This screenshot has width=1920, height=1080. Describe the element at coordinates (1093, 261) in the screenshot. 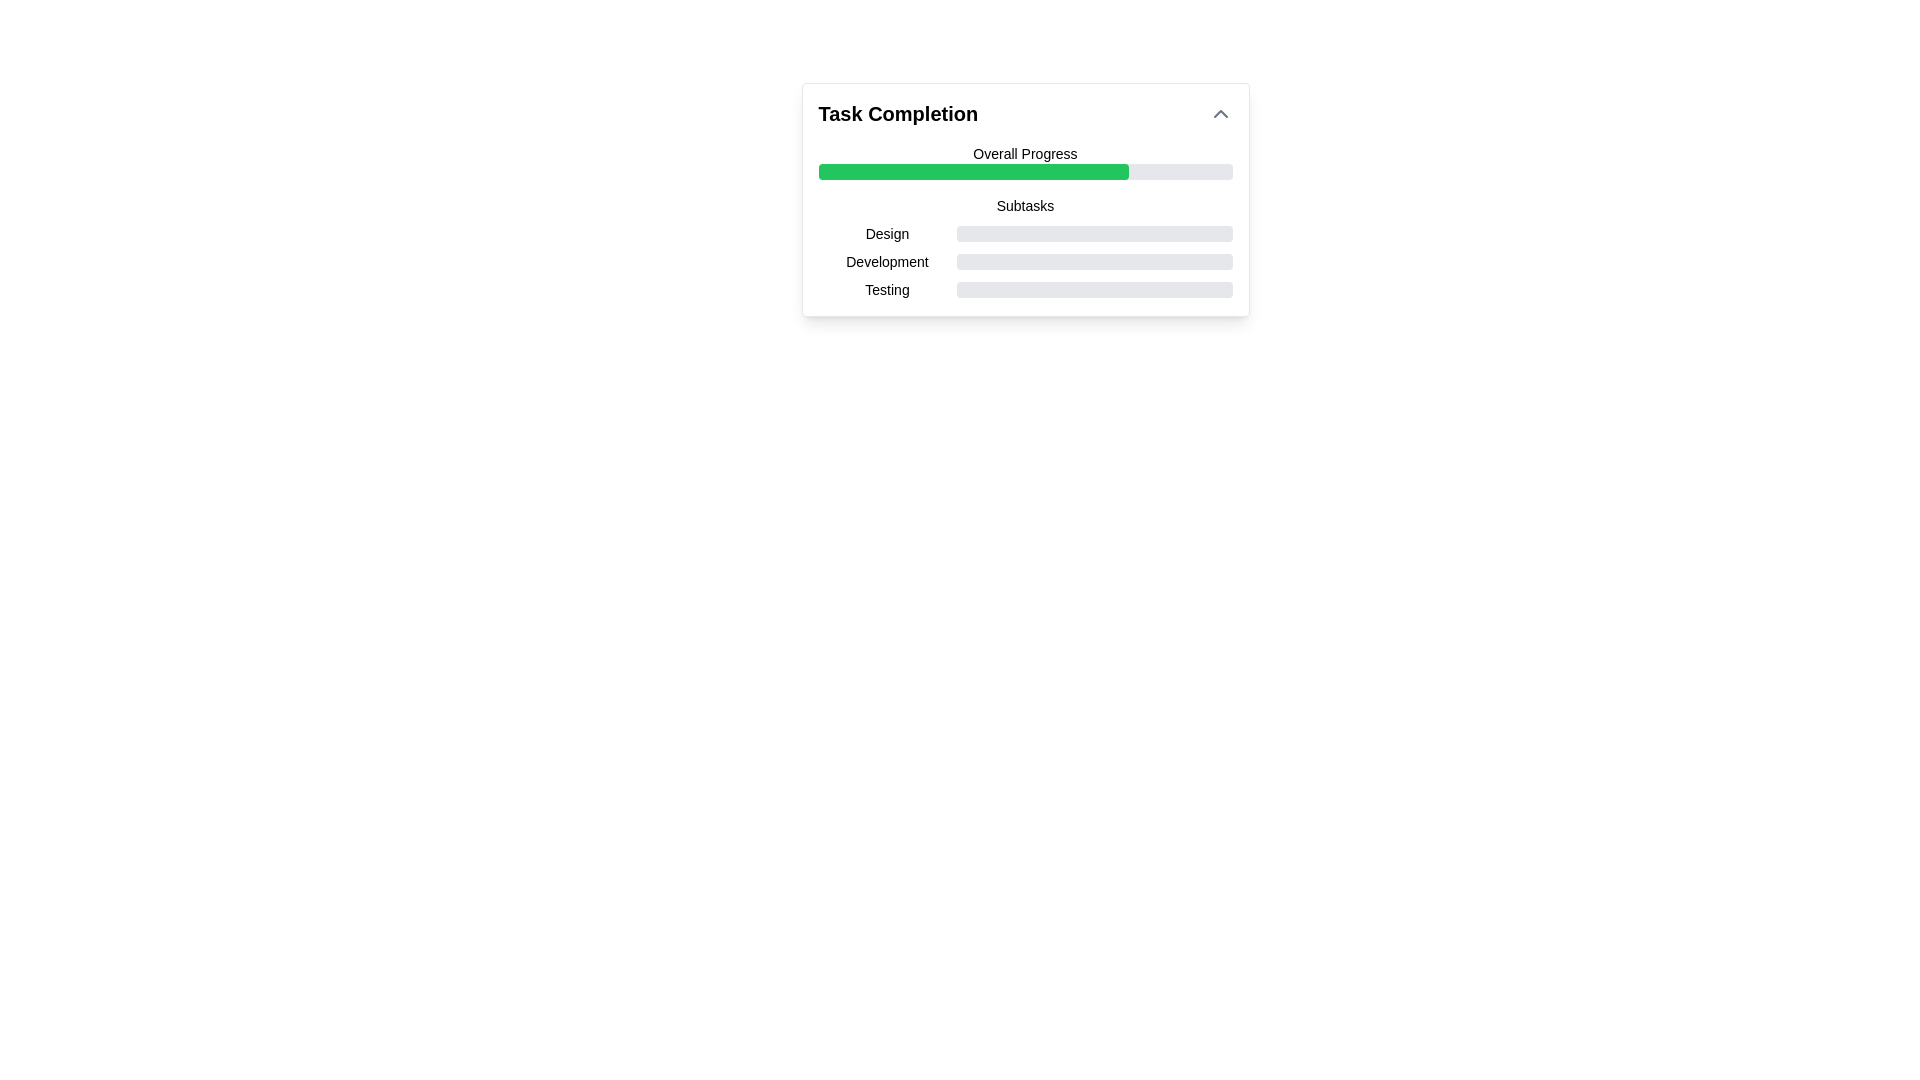

I see `visual information from the progress bar located next to the text 'Development', which has a gray background with a green filled section indicating completion percentage` at that location.